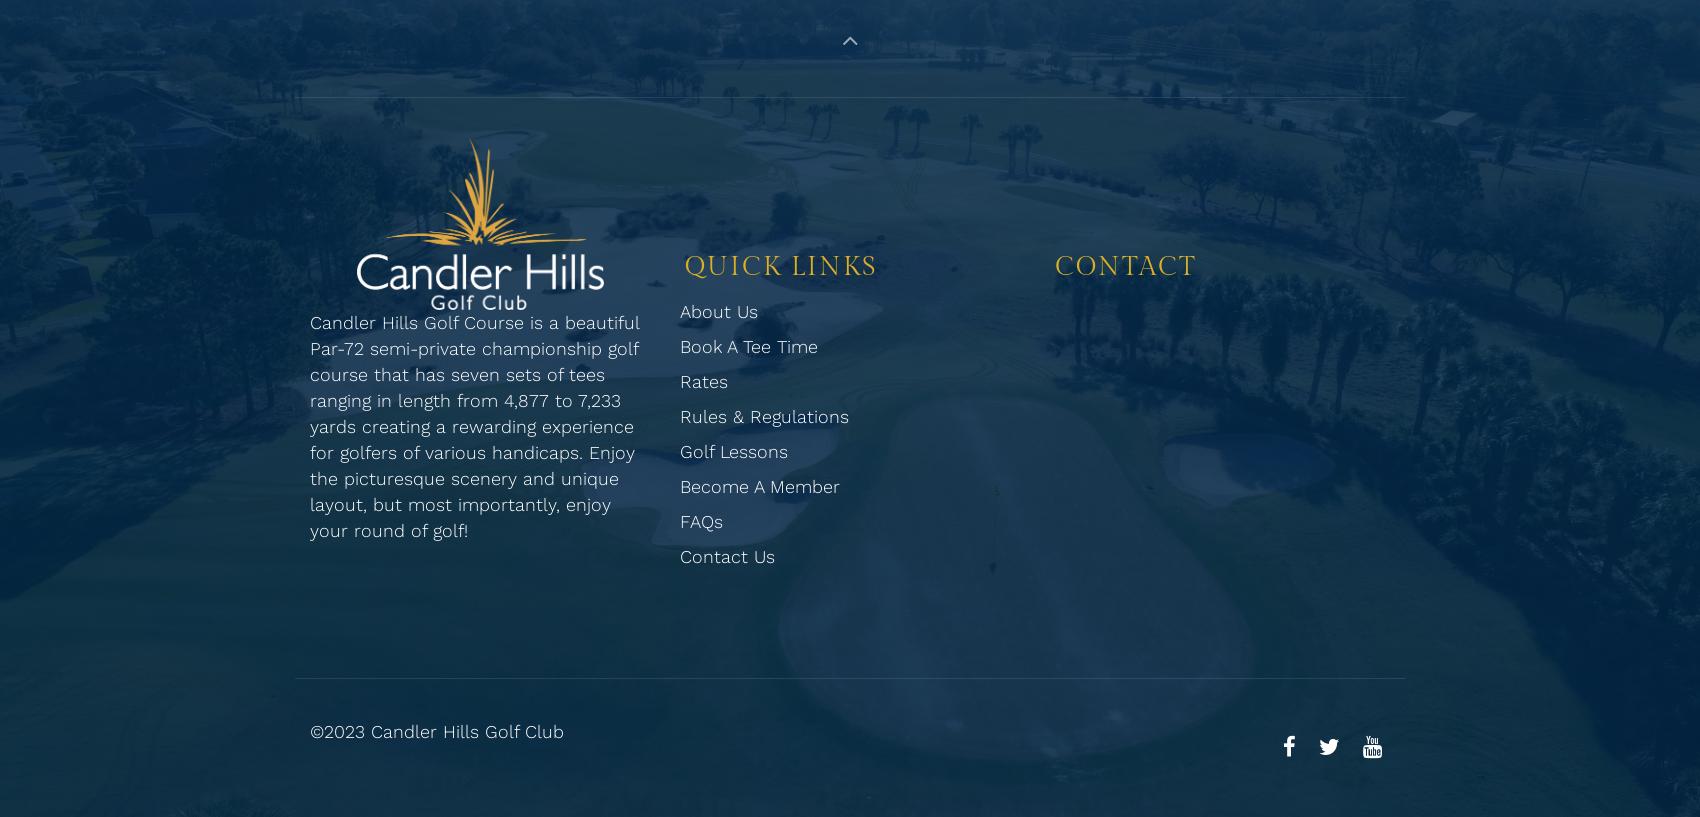 This screenshot has height=817, width=1700. Describe the element at coordinates (727, 554) in the screenshot. I see `'Contact Us'` at that location.